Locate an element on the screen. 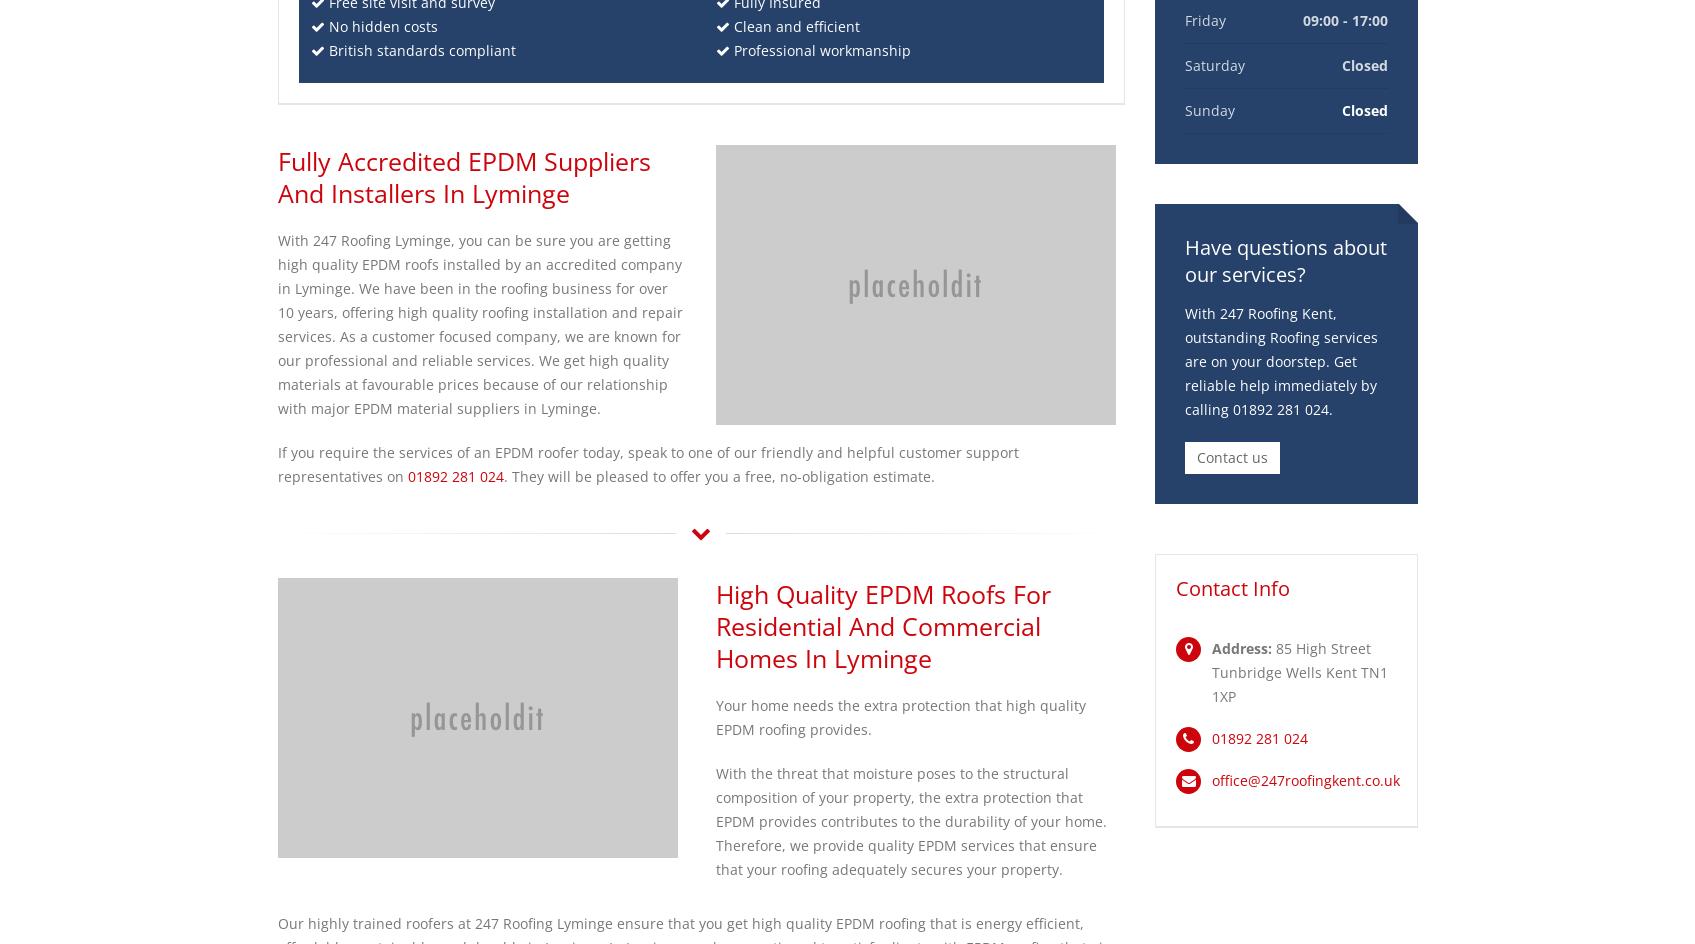  'Contact Info' is located at coordinates (1232, 587).